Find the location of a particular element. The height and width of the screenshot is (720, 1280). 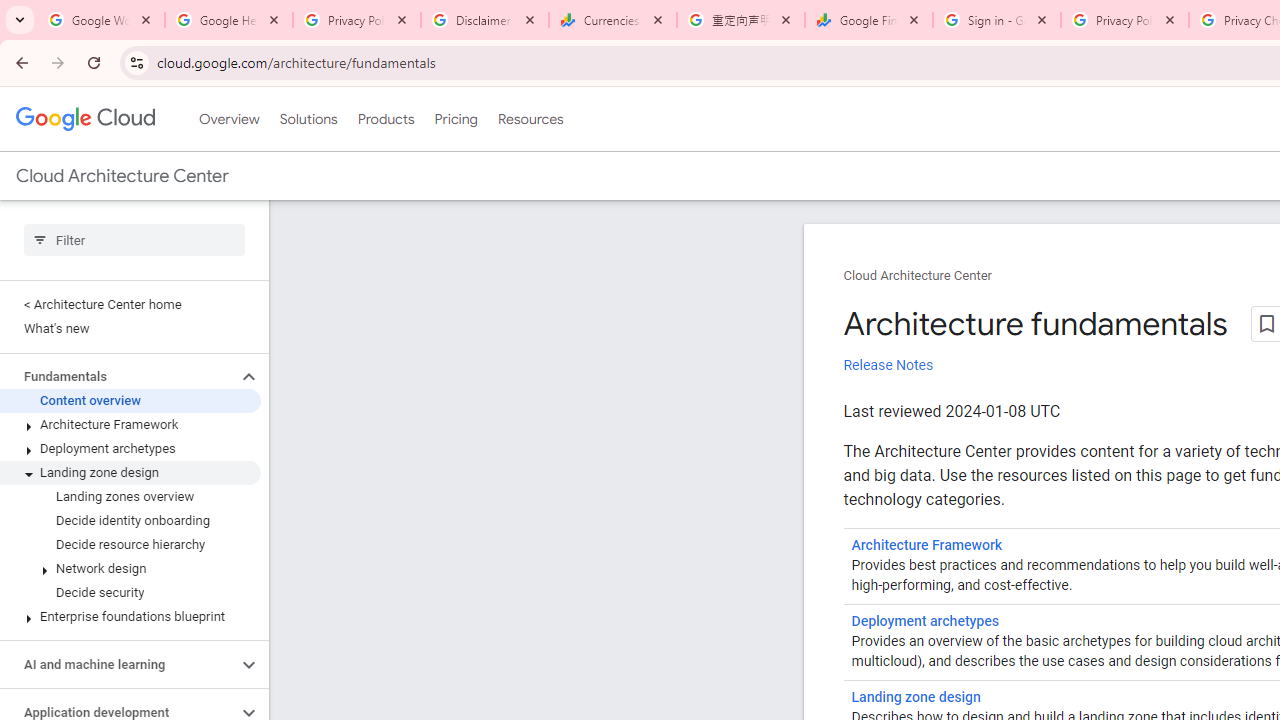

'< Architecture Center home' is located at coordinates (129, 304).